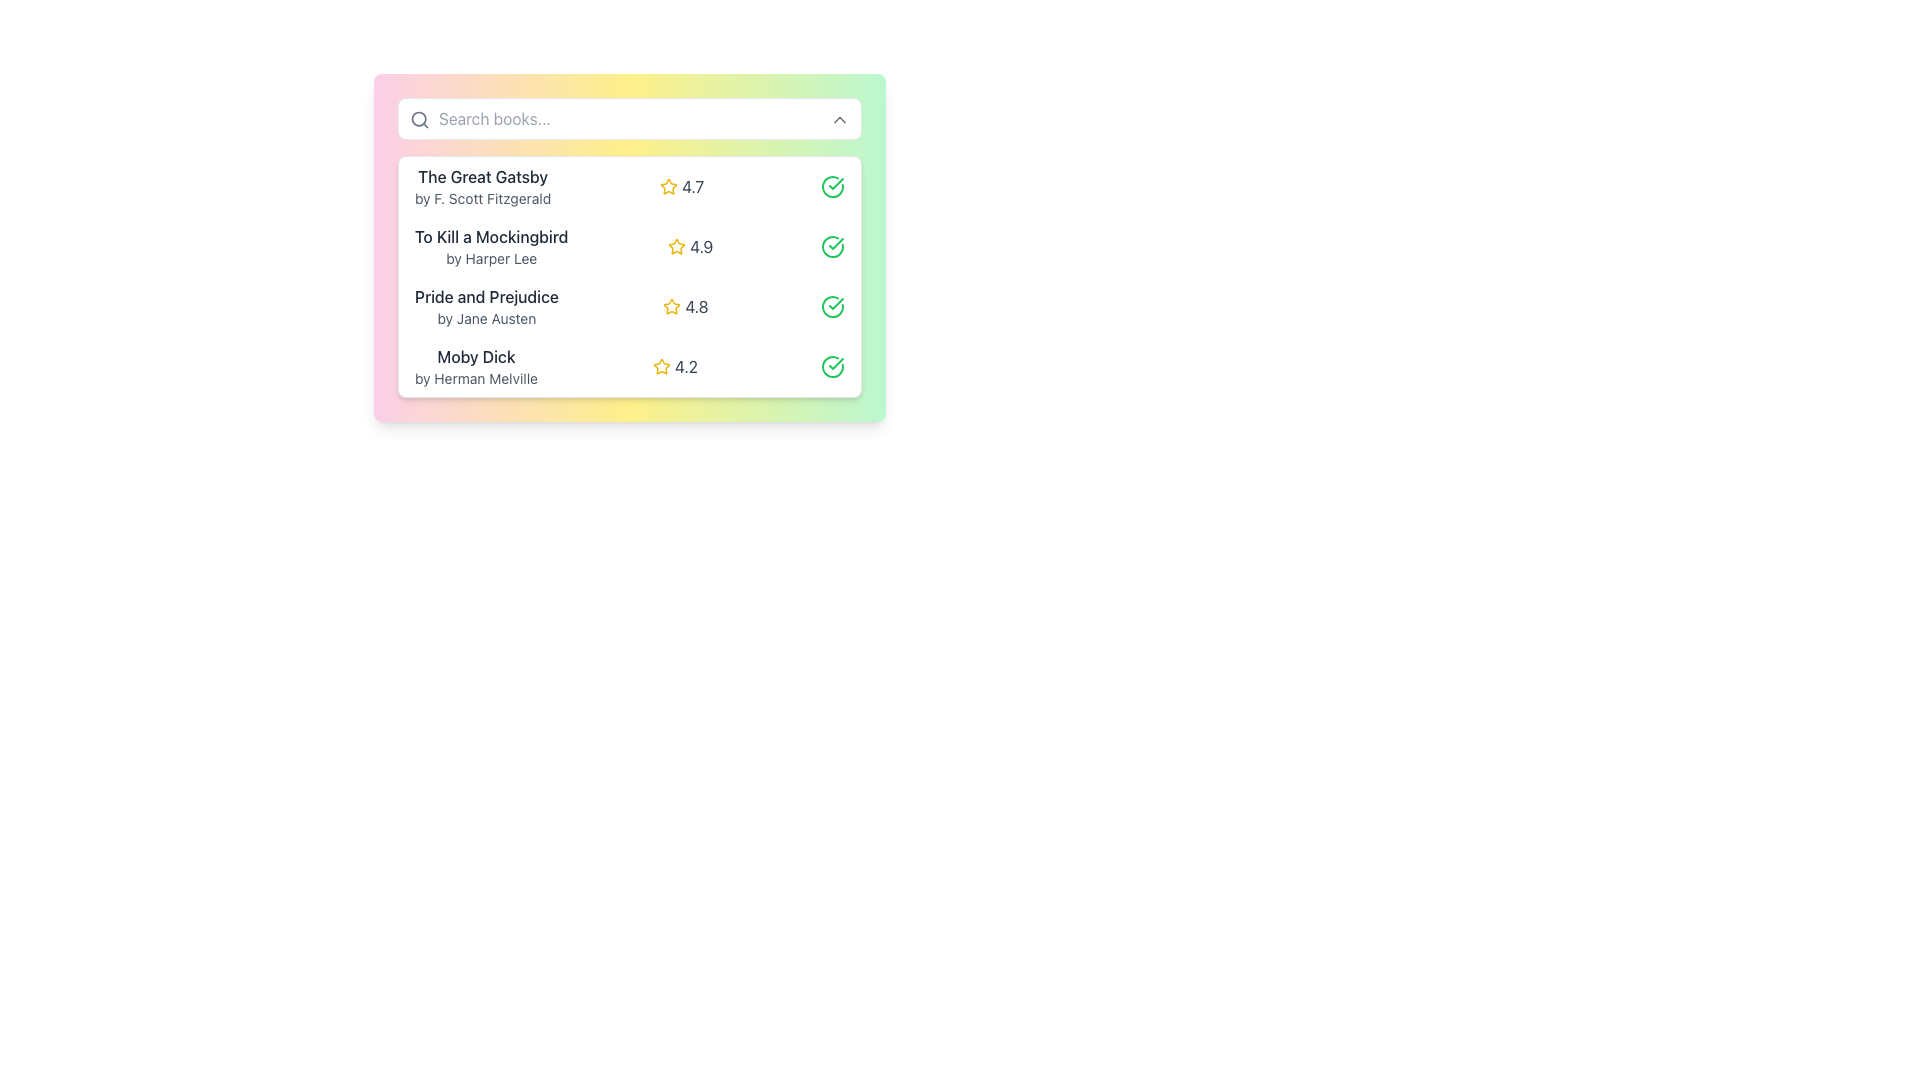  I want to click on the star icon located to the left of the rating score '4.7', so click(669, 186).